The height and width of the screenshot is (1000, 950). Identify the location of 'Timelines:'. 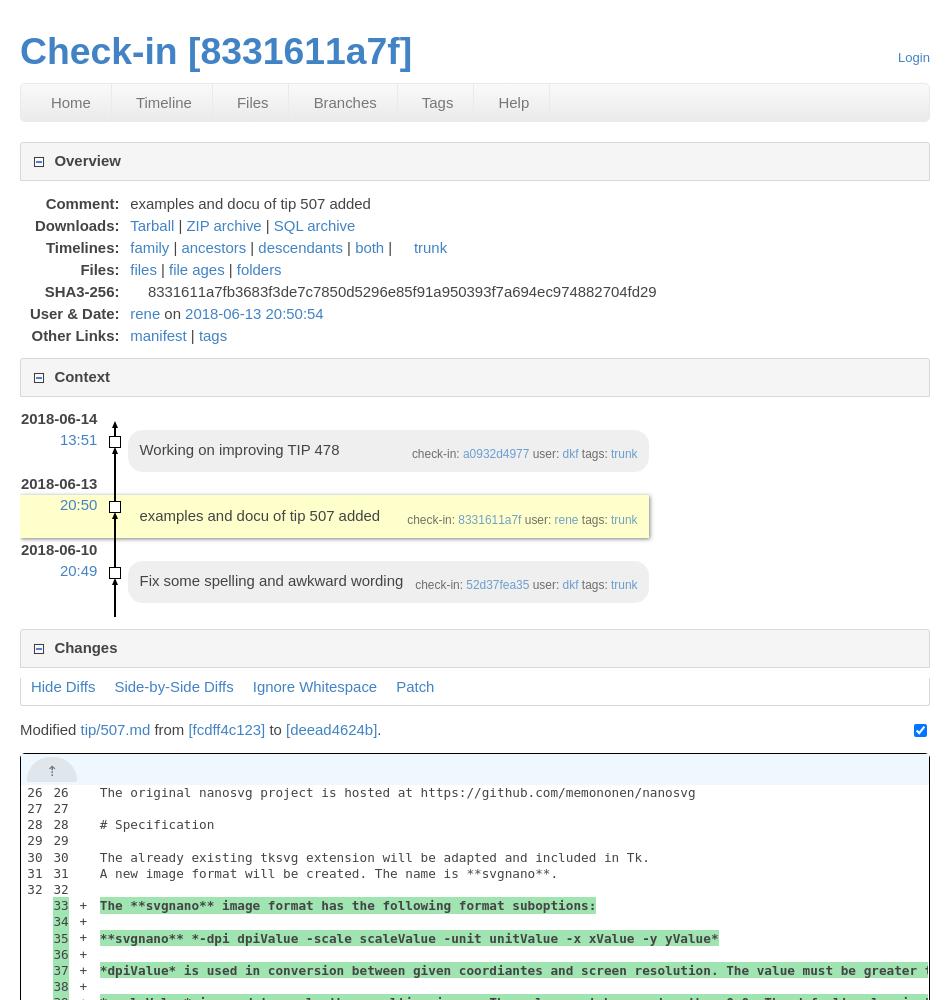
(81, 245).